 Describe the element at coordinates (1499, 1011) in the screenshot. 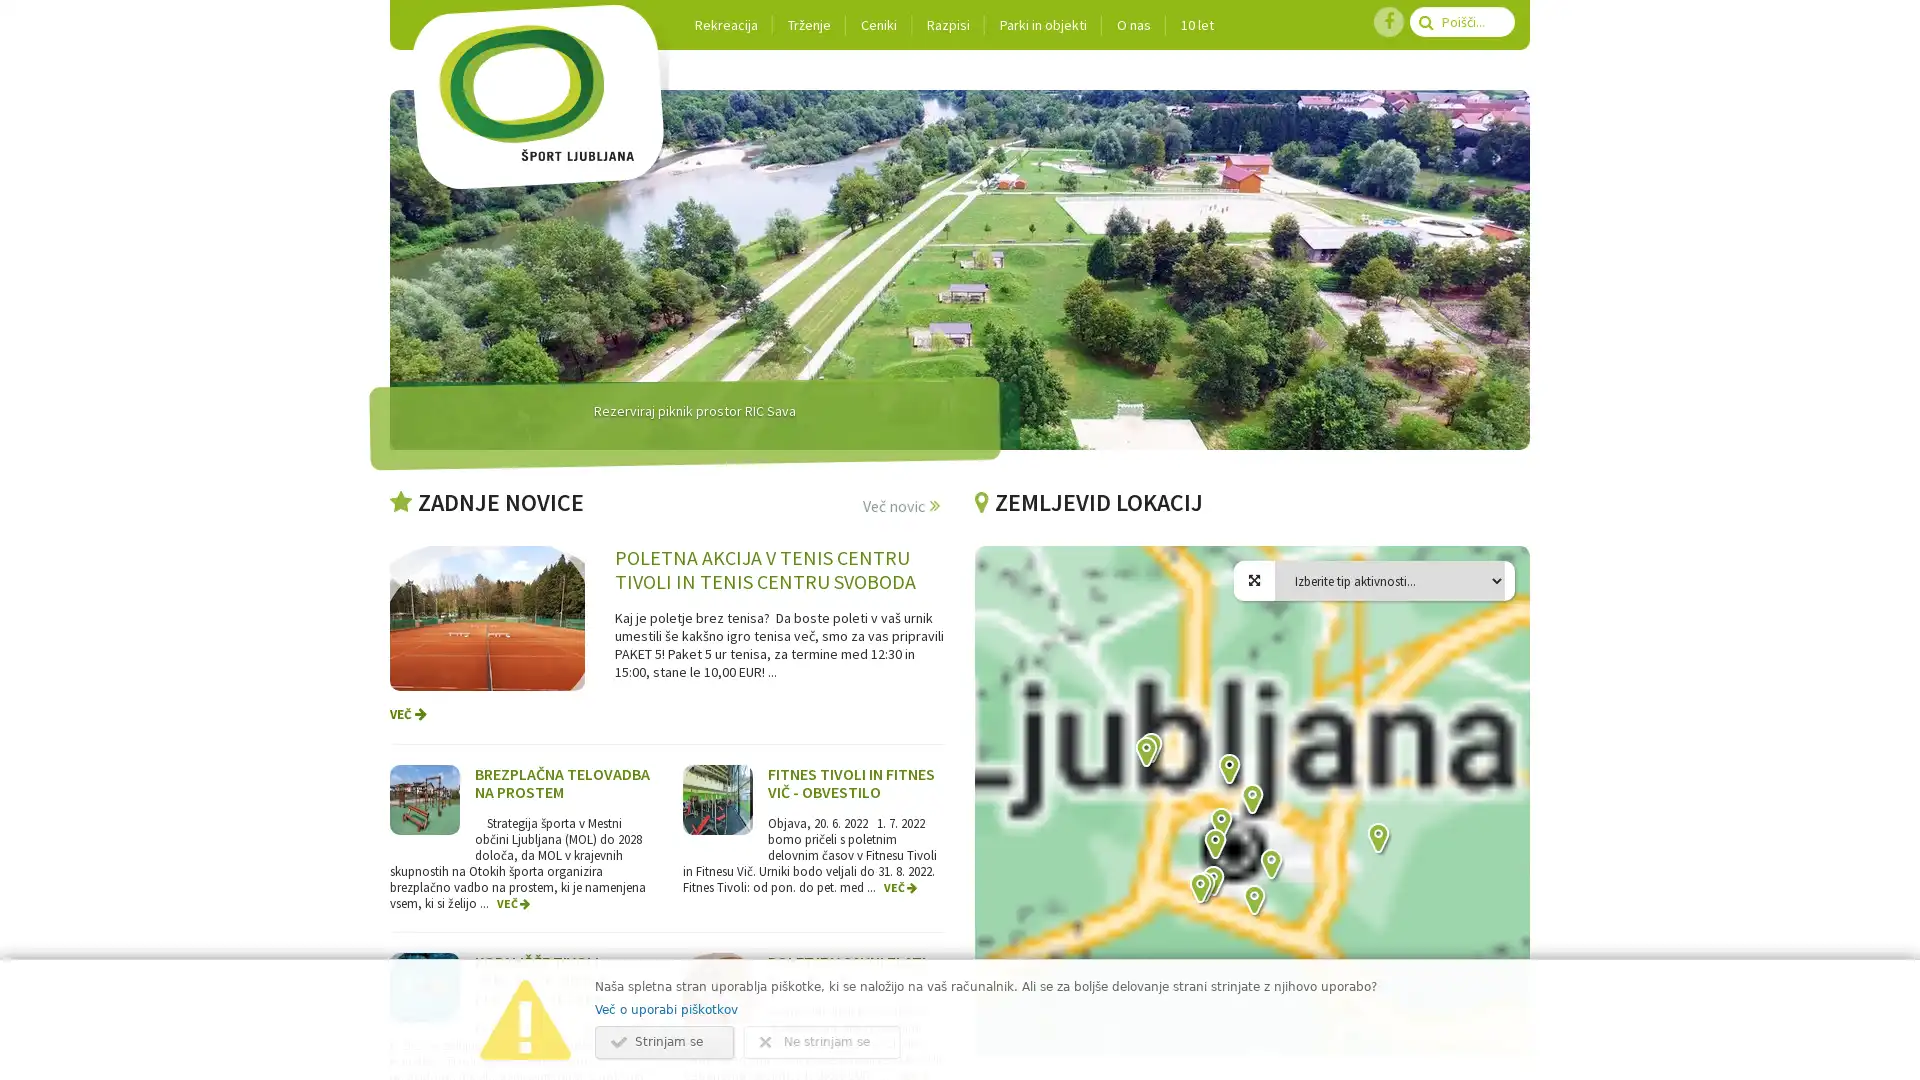

I see `Pomanjsaj` at that location.